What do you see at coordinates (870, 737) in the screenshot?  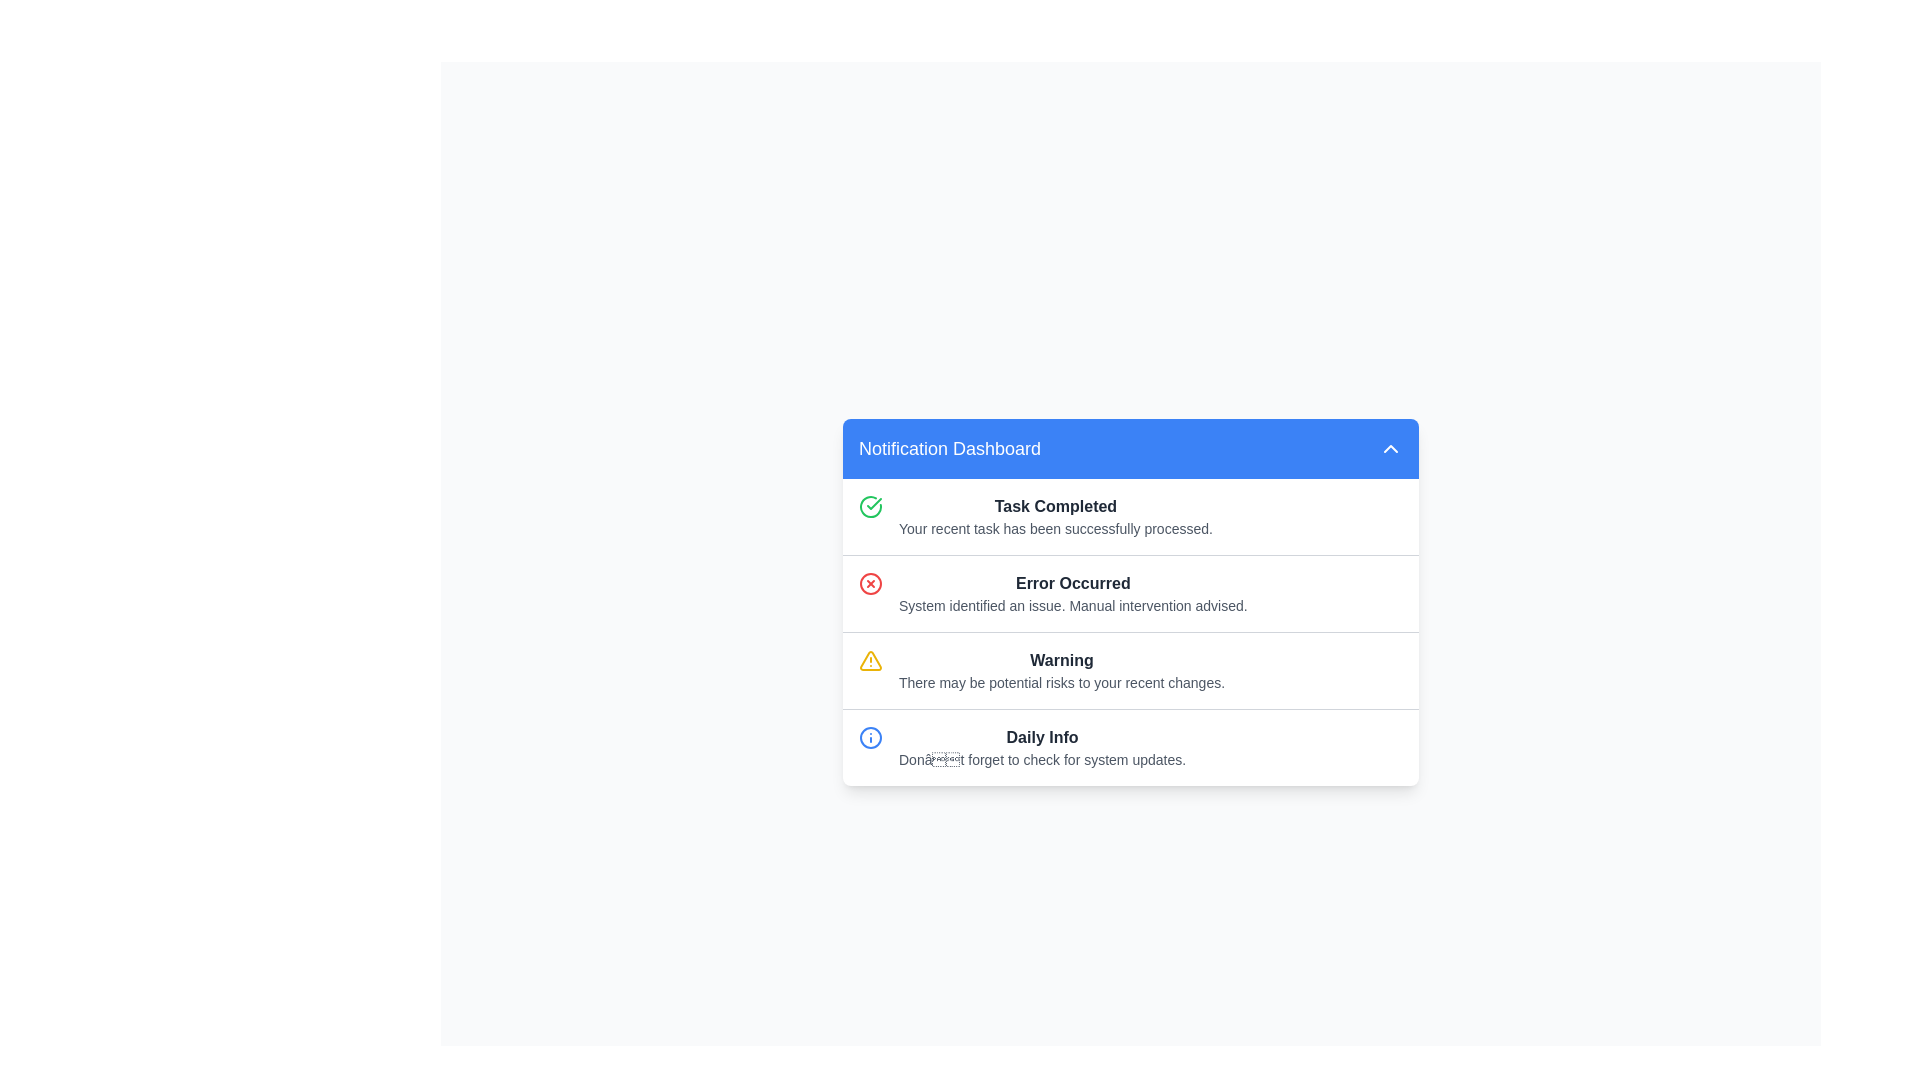 I see `the circular blue icon with a white background featuring an 'i' symbol, located in the 'Daily Info' section of the Notification Dashboard` at bounding box center [870, 737].